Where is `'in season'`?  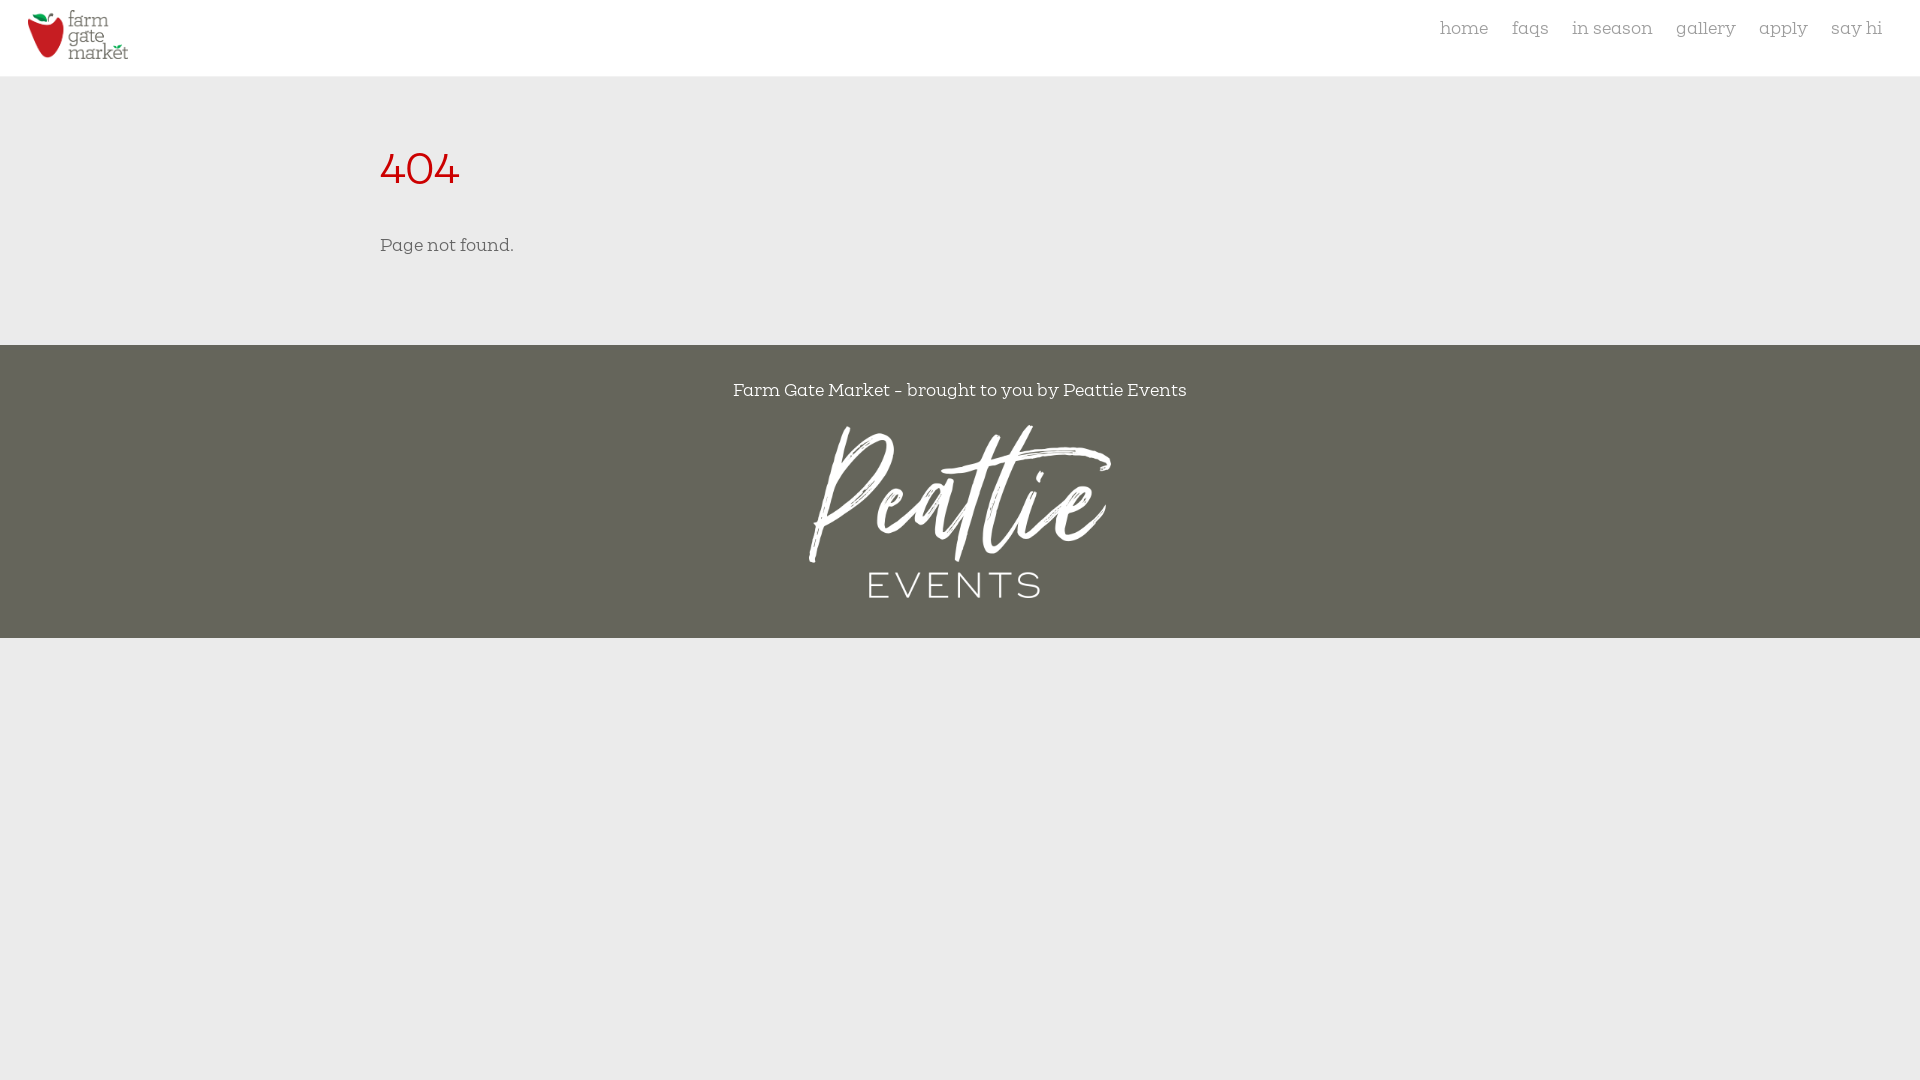
'in season' is located at coordinates (1612, 27).